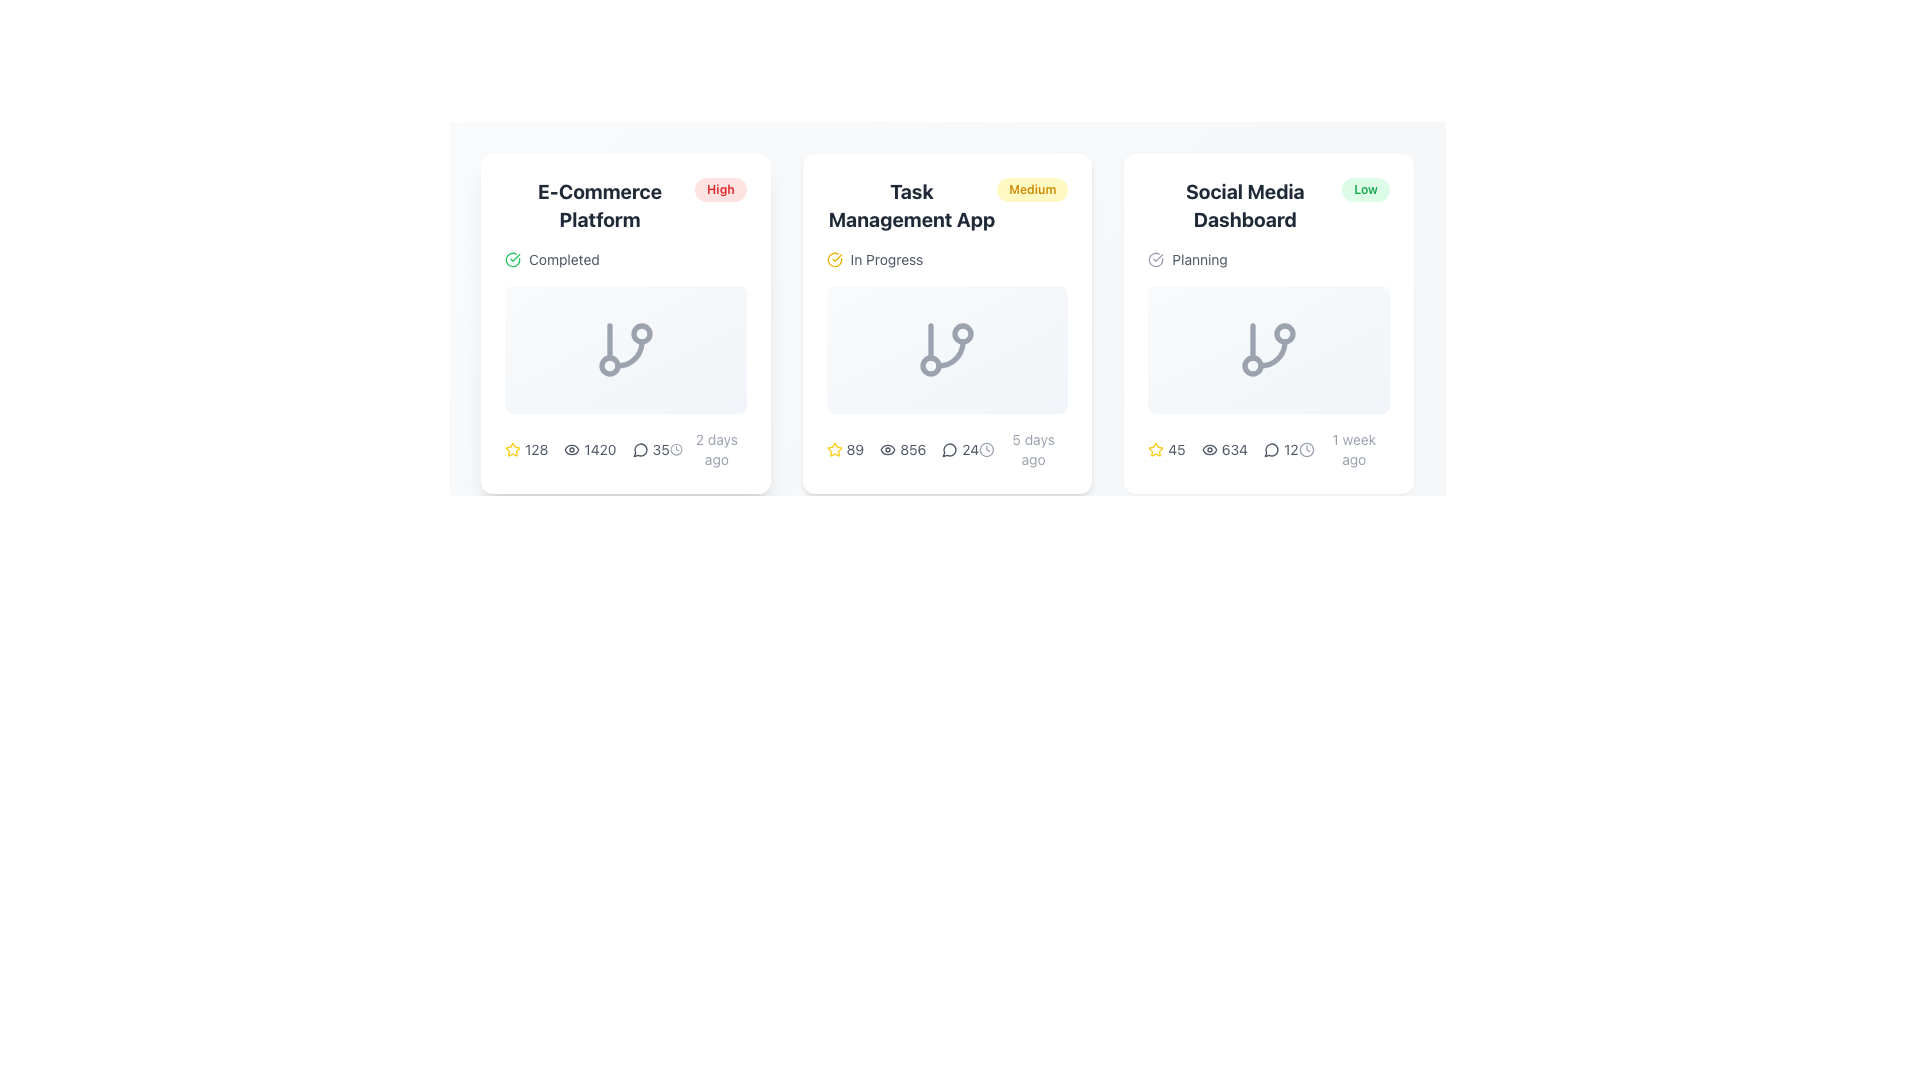 Image resolution: width=1920 pixels, height=1080 pixels. I want to click on the Timestamp indicator with a clock icon that displays '5 days ago' in light gray color, located at the bottom of the Task Management App card, so click(1023, 450).